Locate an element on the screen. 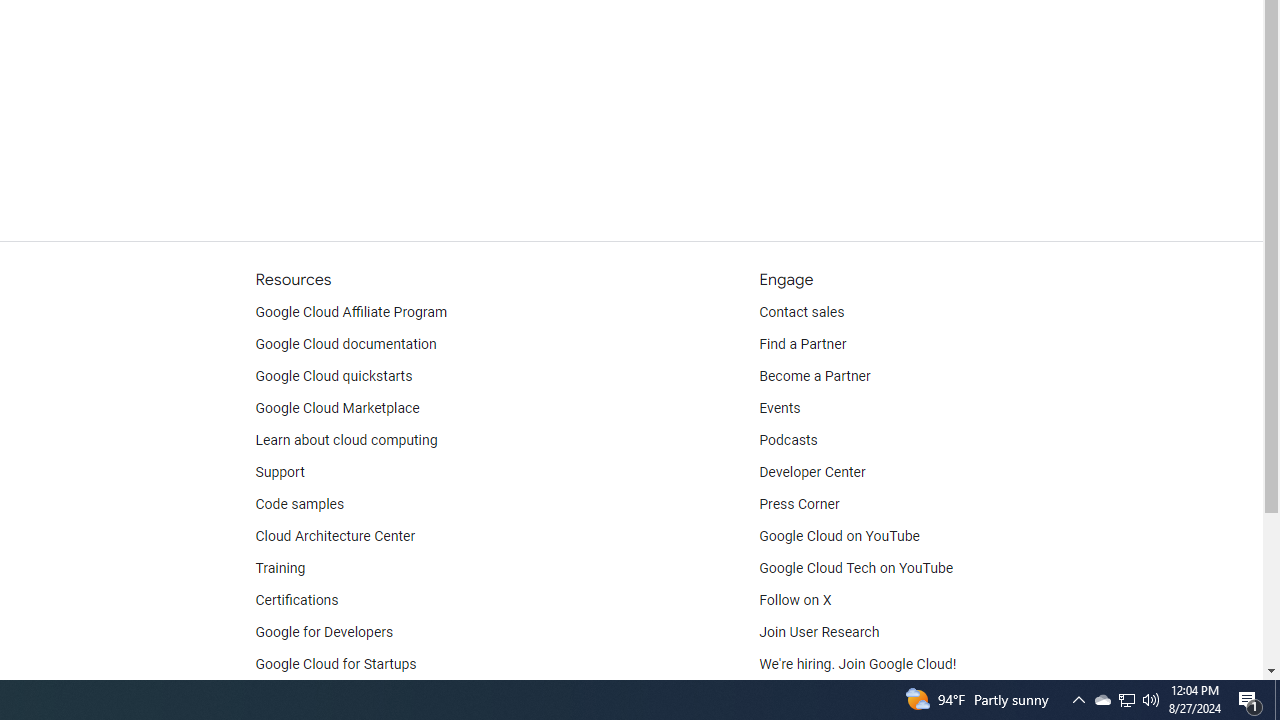 This screenshot has height=720, width=1280. 'Developer Center' is located at coordinates (812, 473).